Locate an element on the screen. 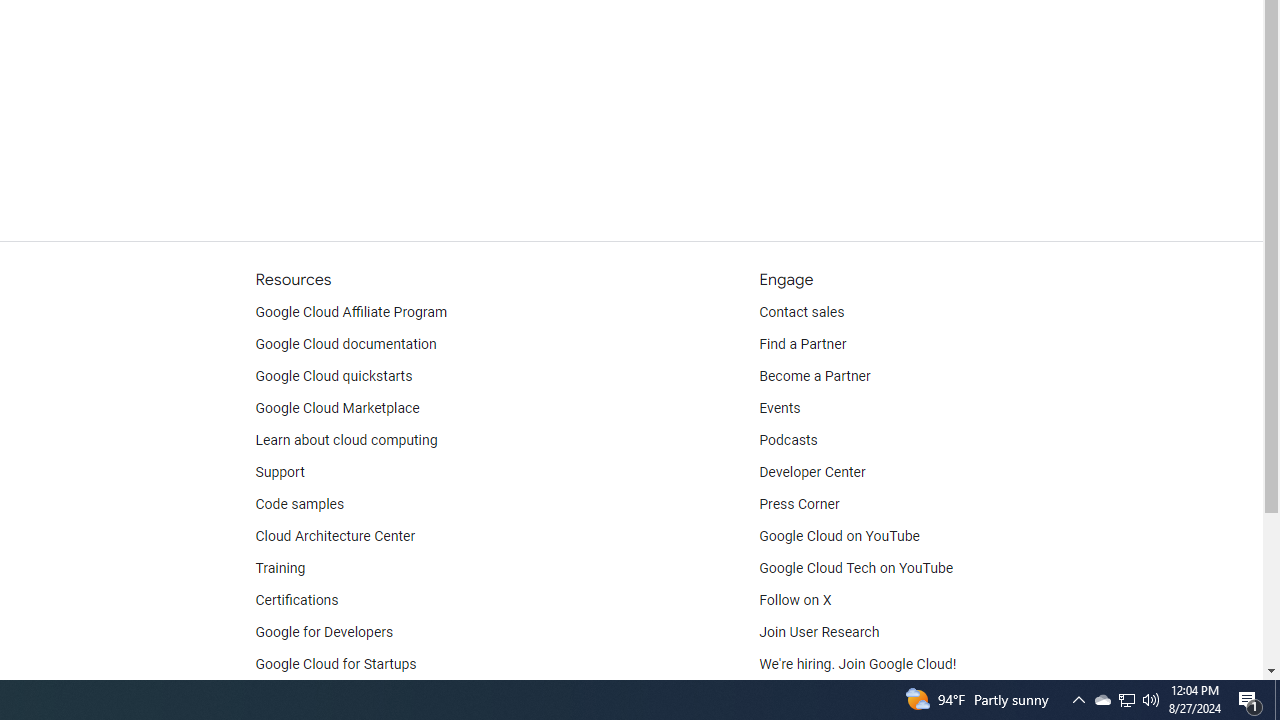 This screenshot has height=720, width=1280. 'Developer Center' is located at coordinates (812, 473).